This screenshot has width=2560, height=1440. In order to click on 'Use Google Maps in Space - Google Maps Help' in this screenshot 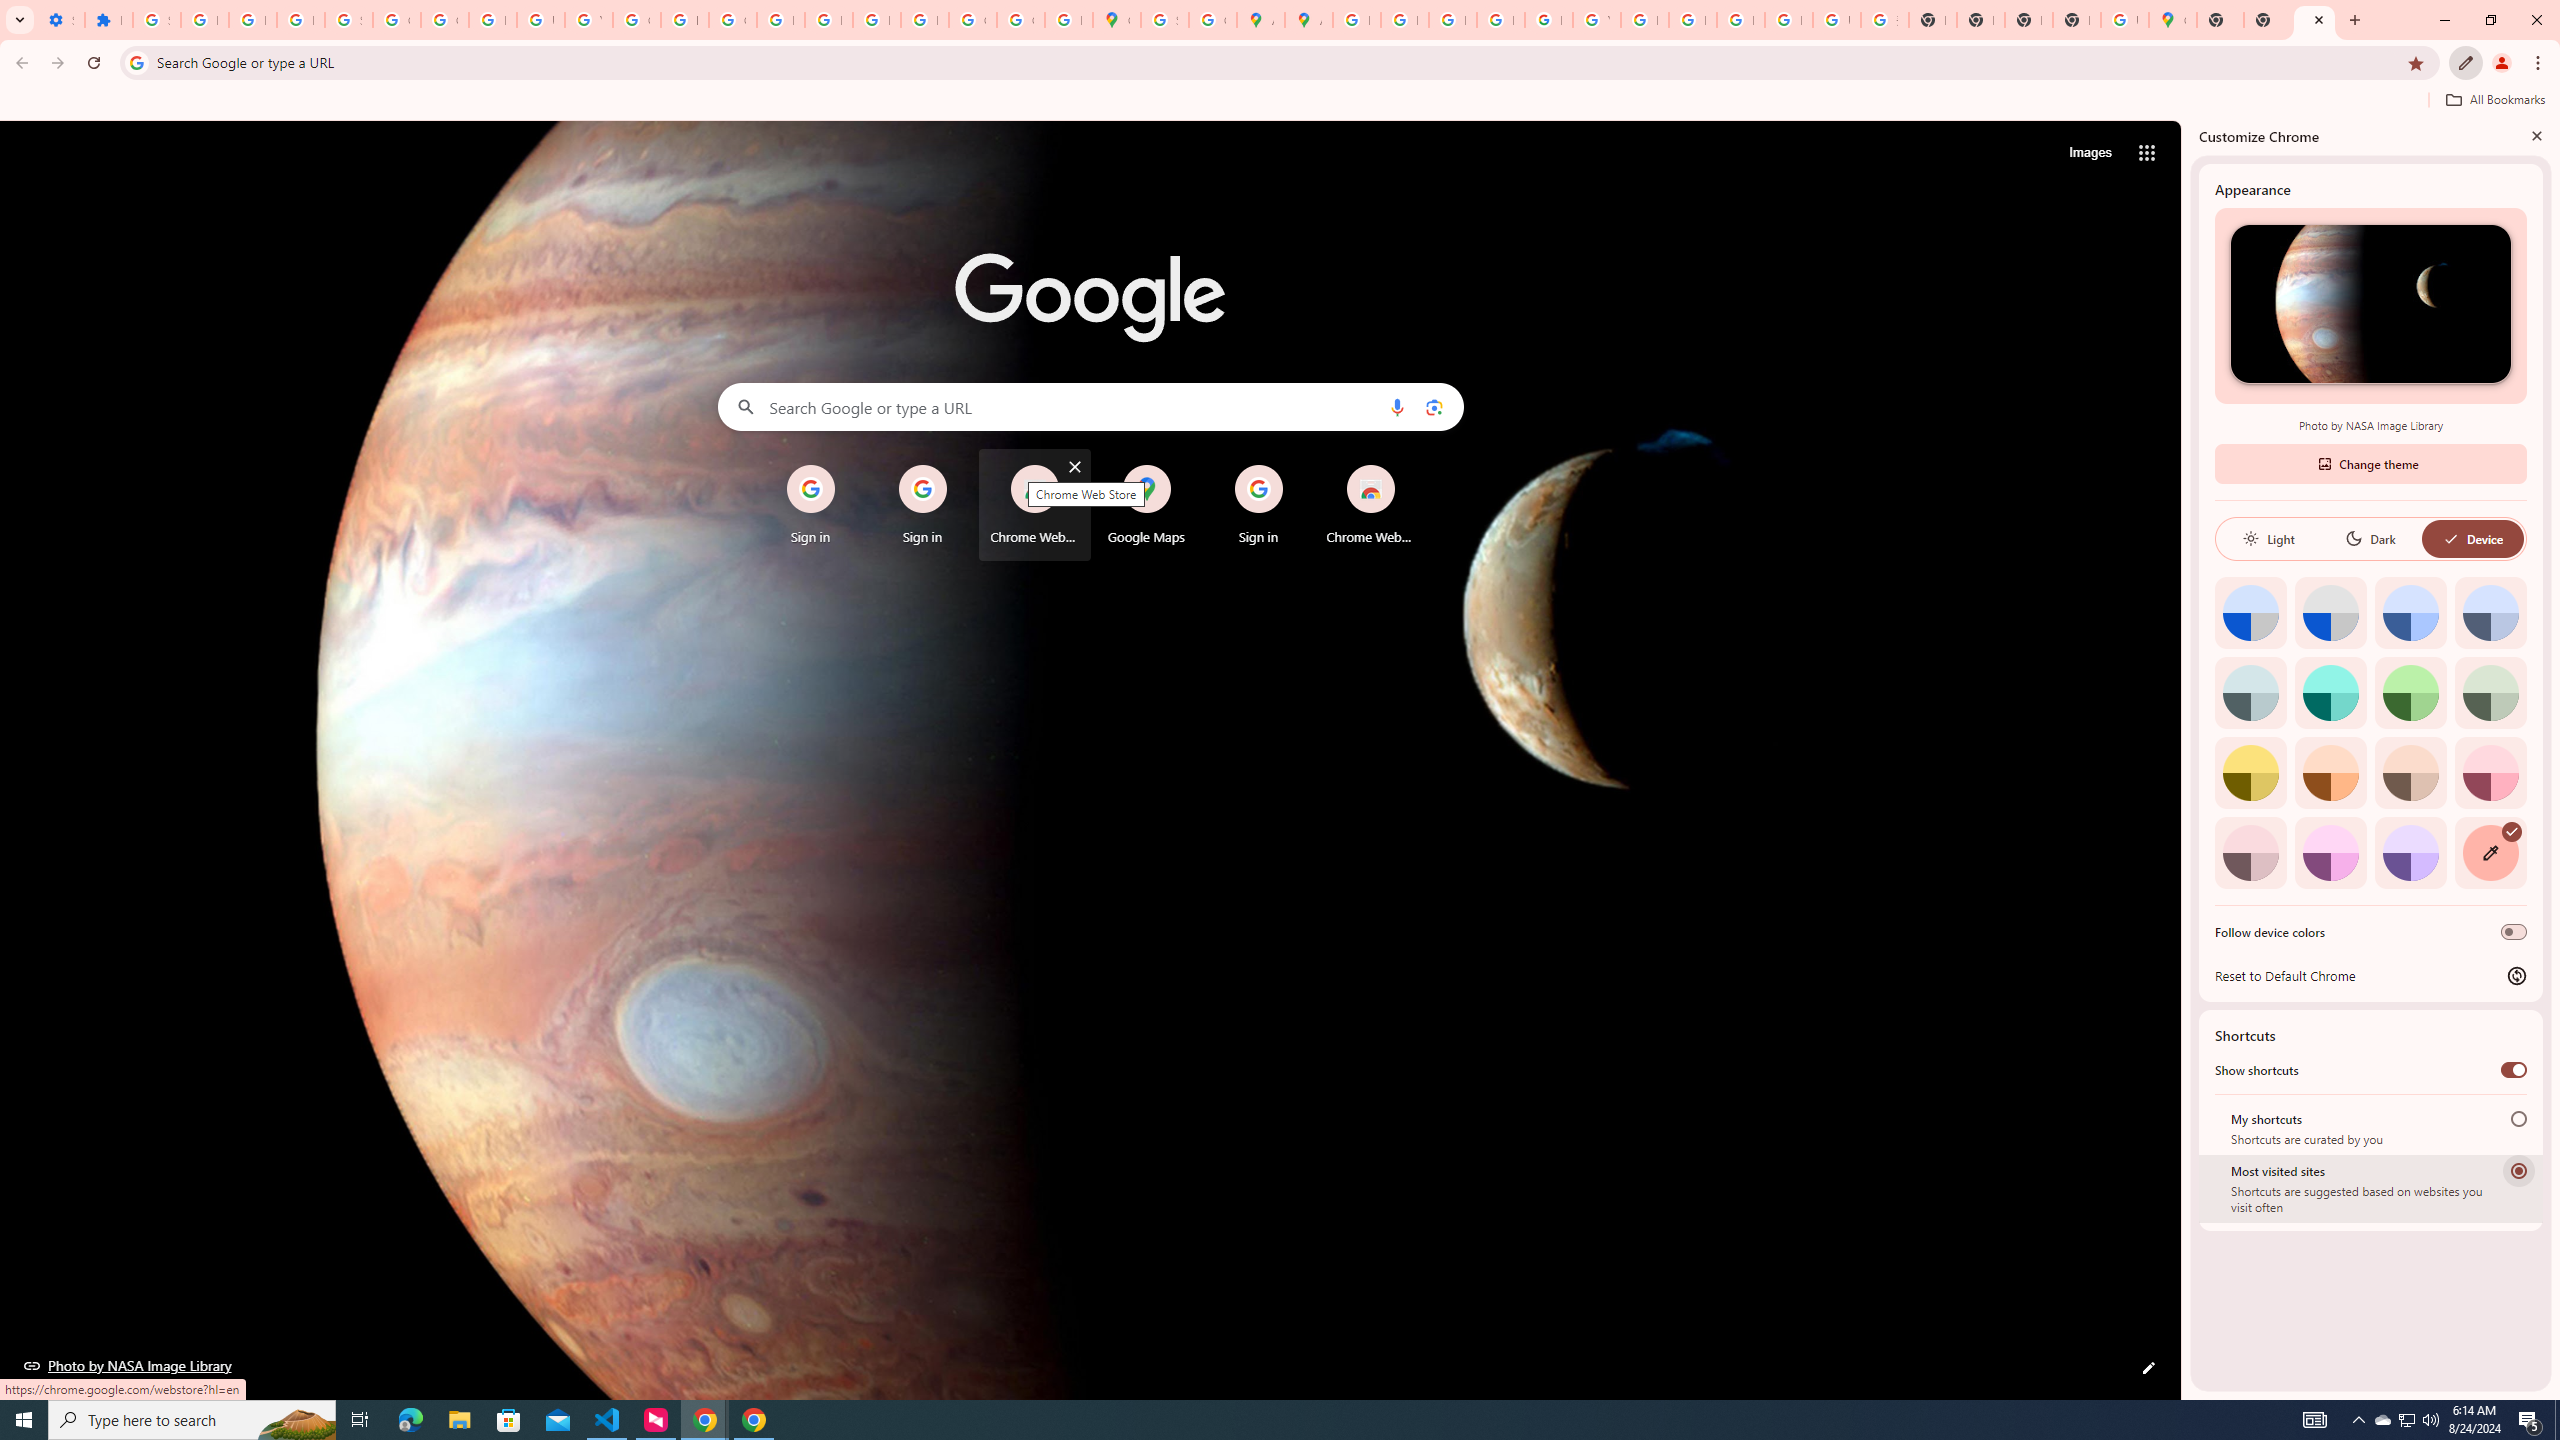, I will do `click(2123, 19)`.